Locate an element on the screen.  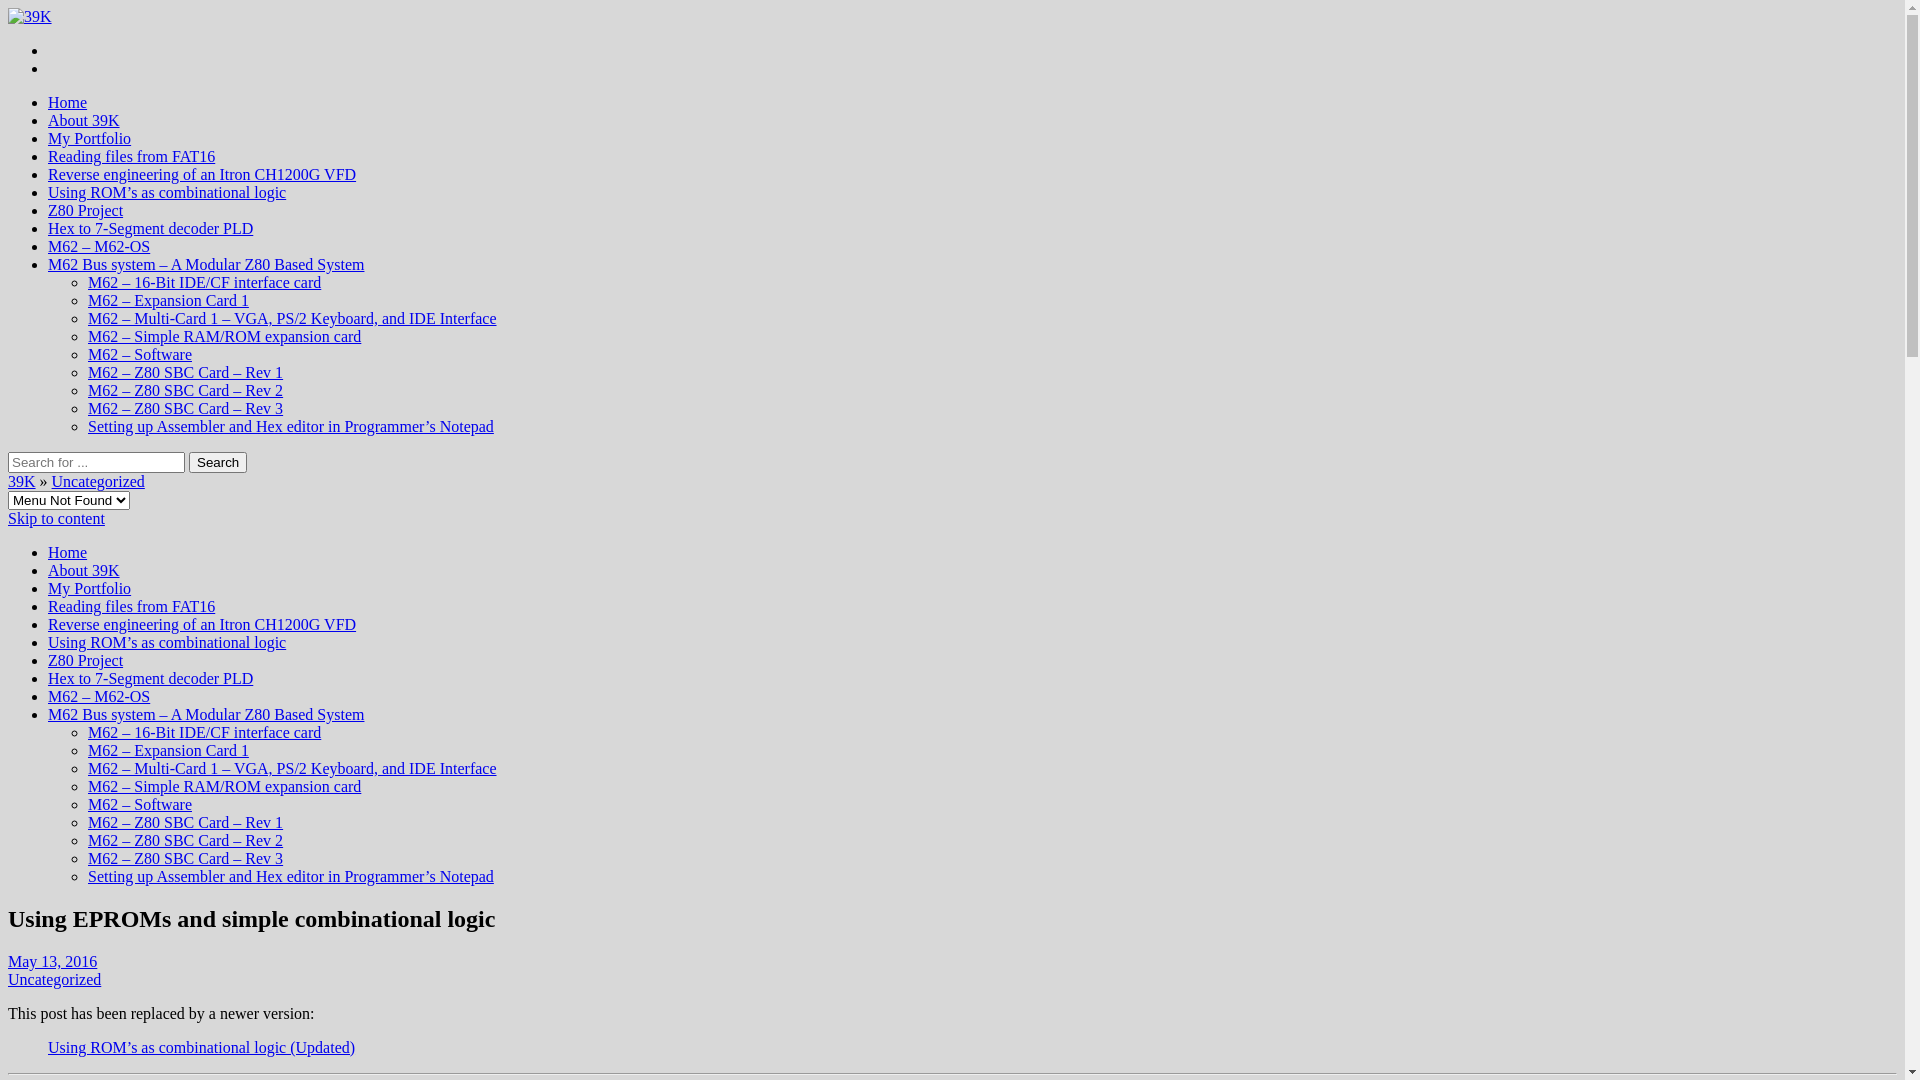
'About 39K' is located at coordinates (82, 570).